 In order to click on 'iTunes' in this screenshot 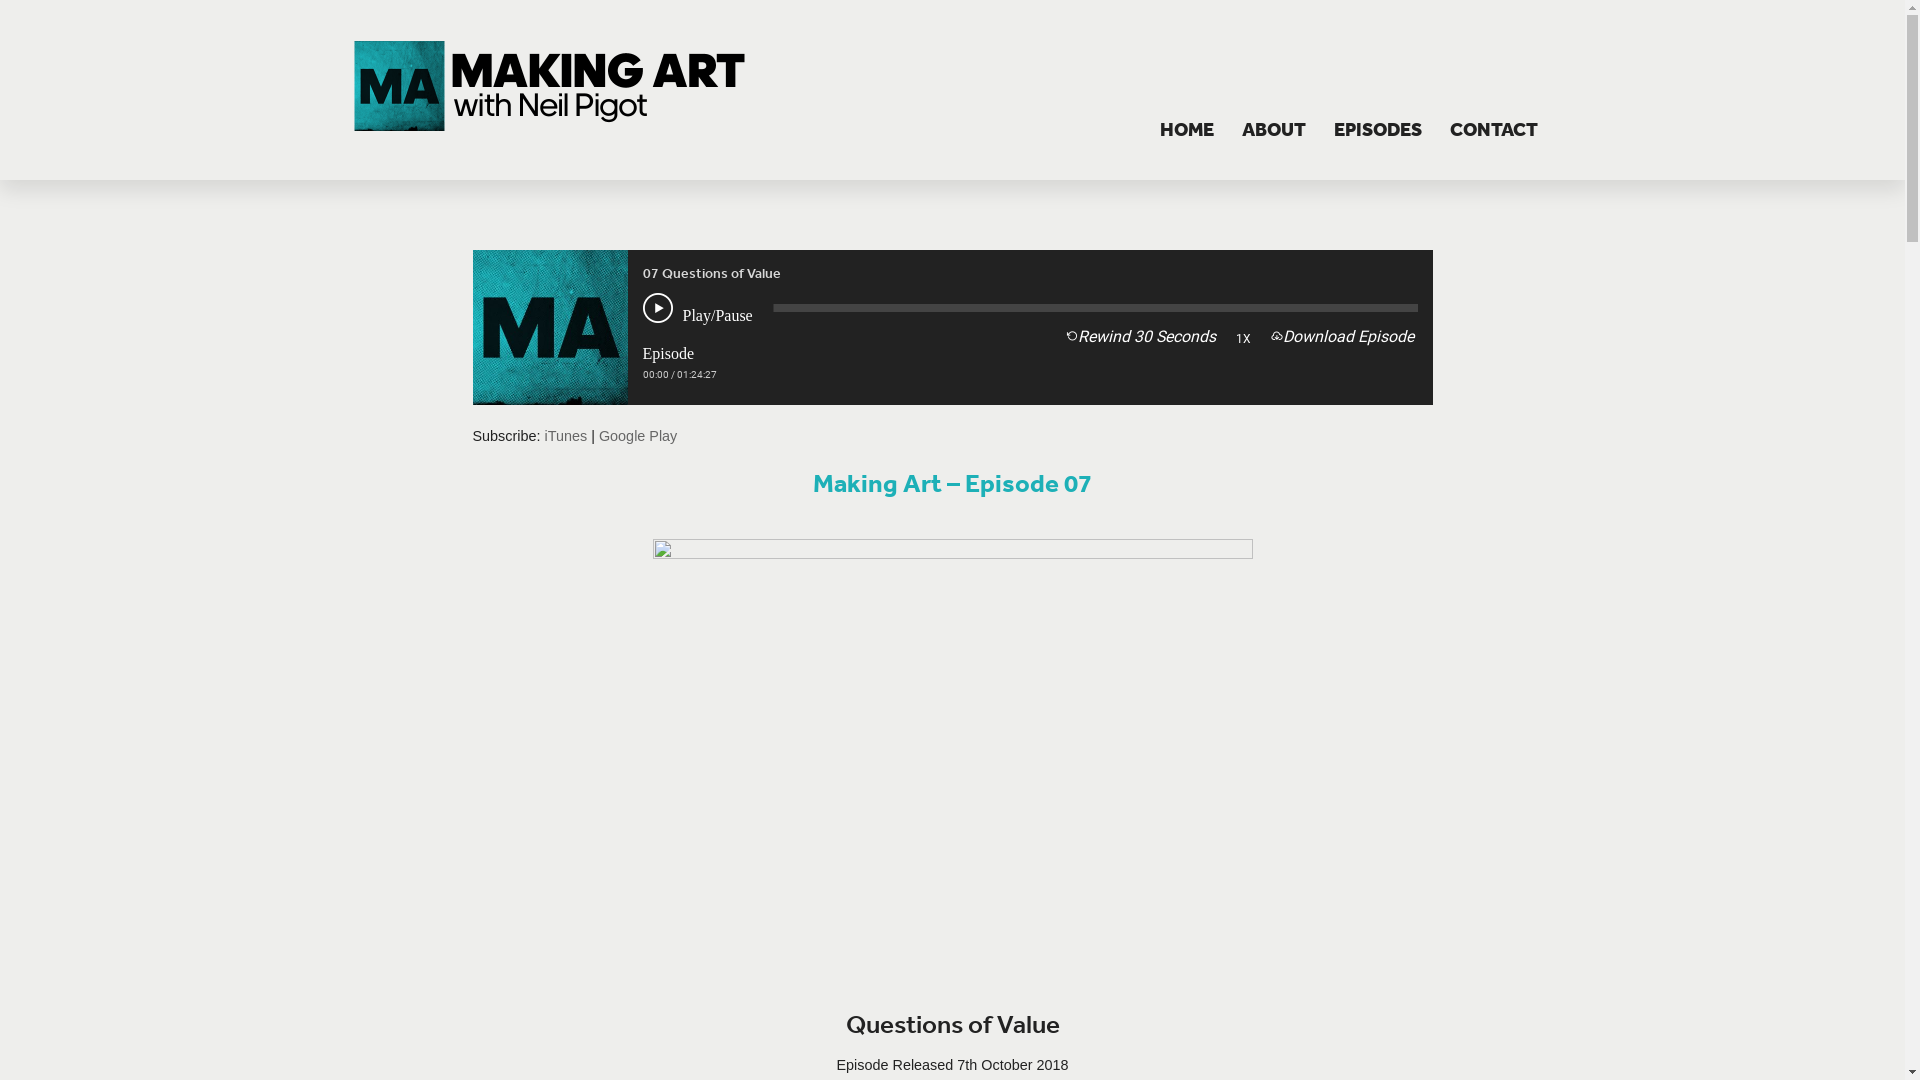, I will do `click(543, 434)`.